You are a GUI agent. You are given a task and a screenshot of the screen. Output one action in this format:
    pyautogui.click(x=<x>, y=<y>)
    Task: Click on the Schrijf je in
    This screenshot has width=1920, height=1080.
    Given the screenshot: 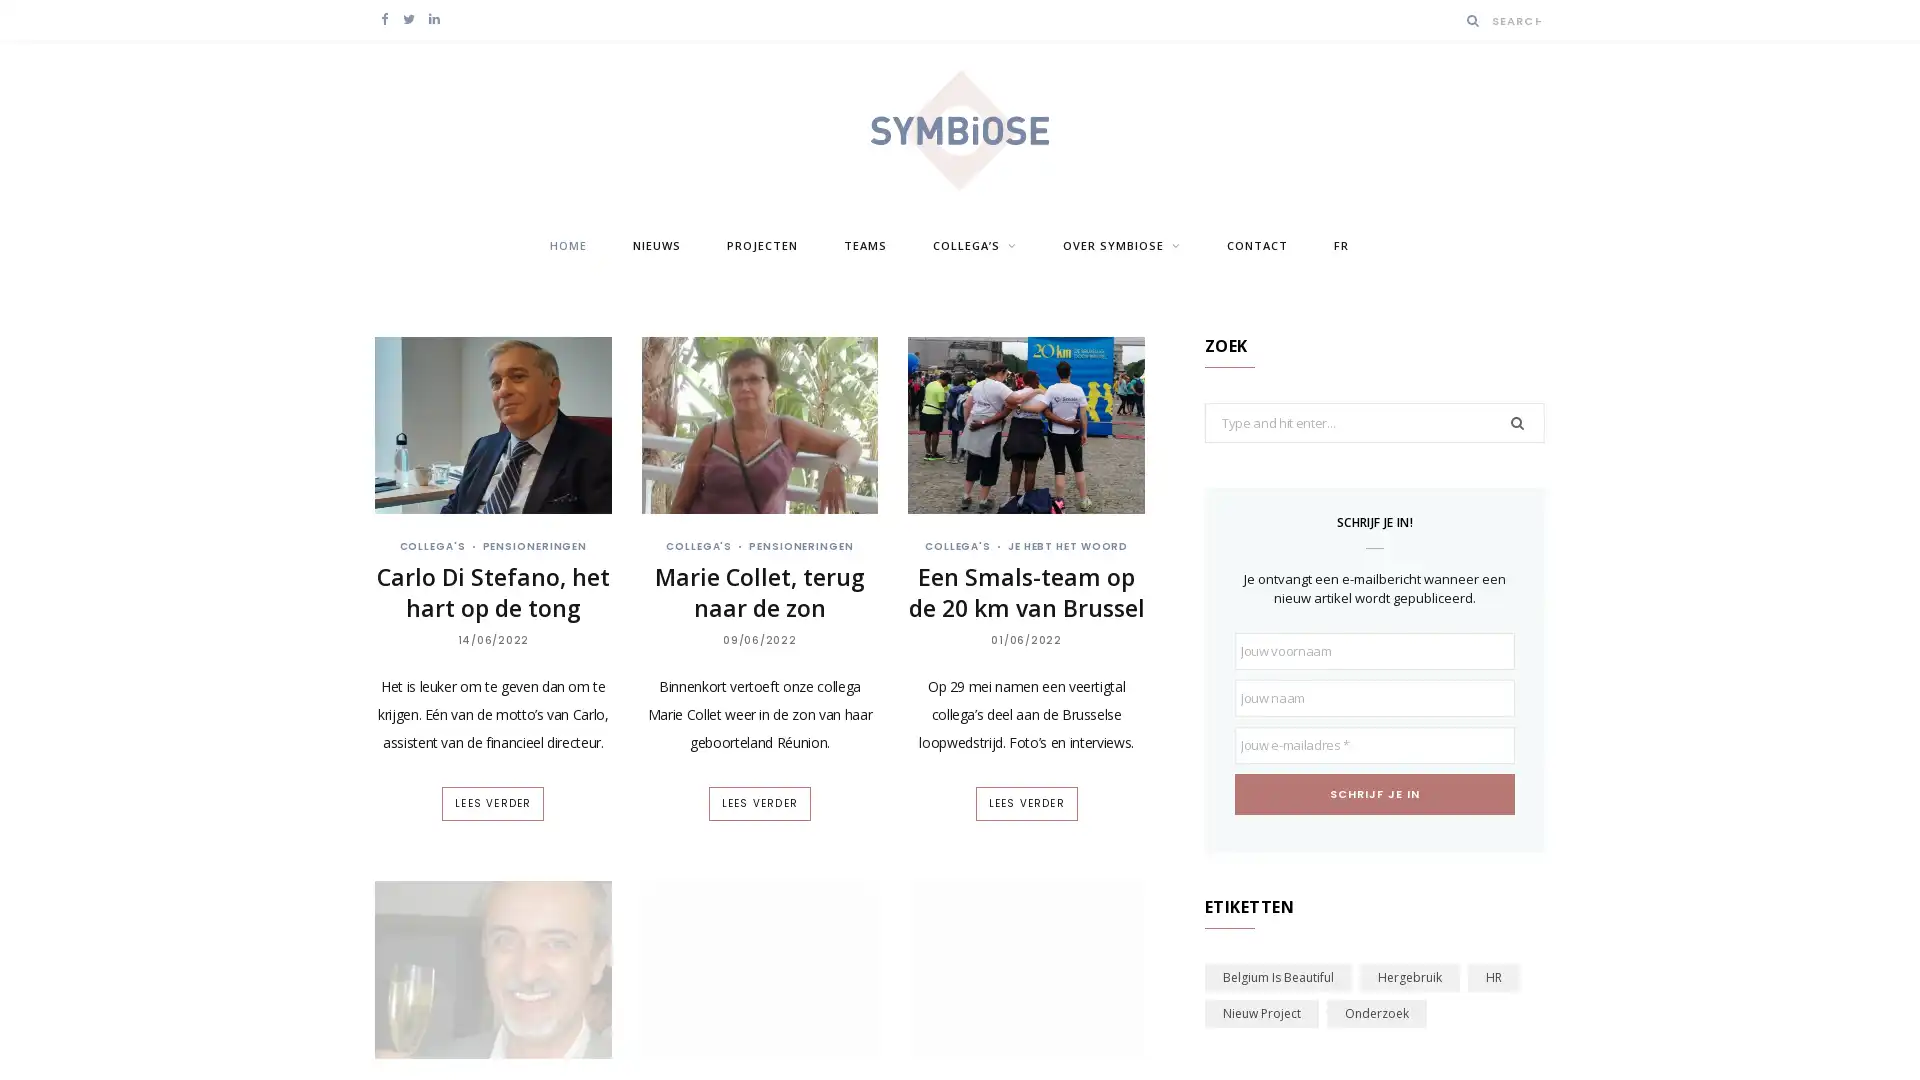 What is the action you would take?
    pyautogui.click(x=1373, y=792)
    